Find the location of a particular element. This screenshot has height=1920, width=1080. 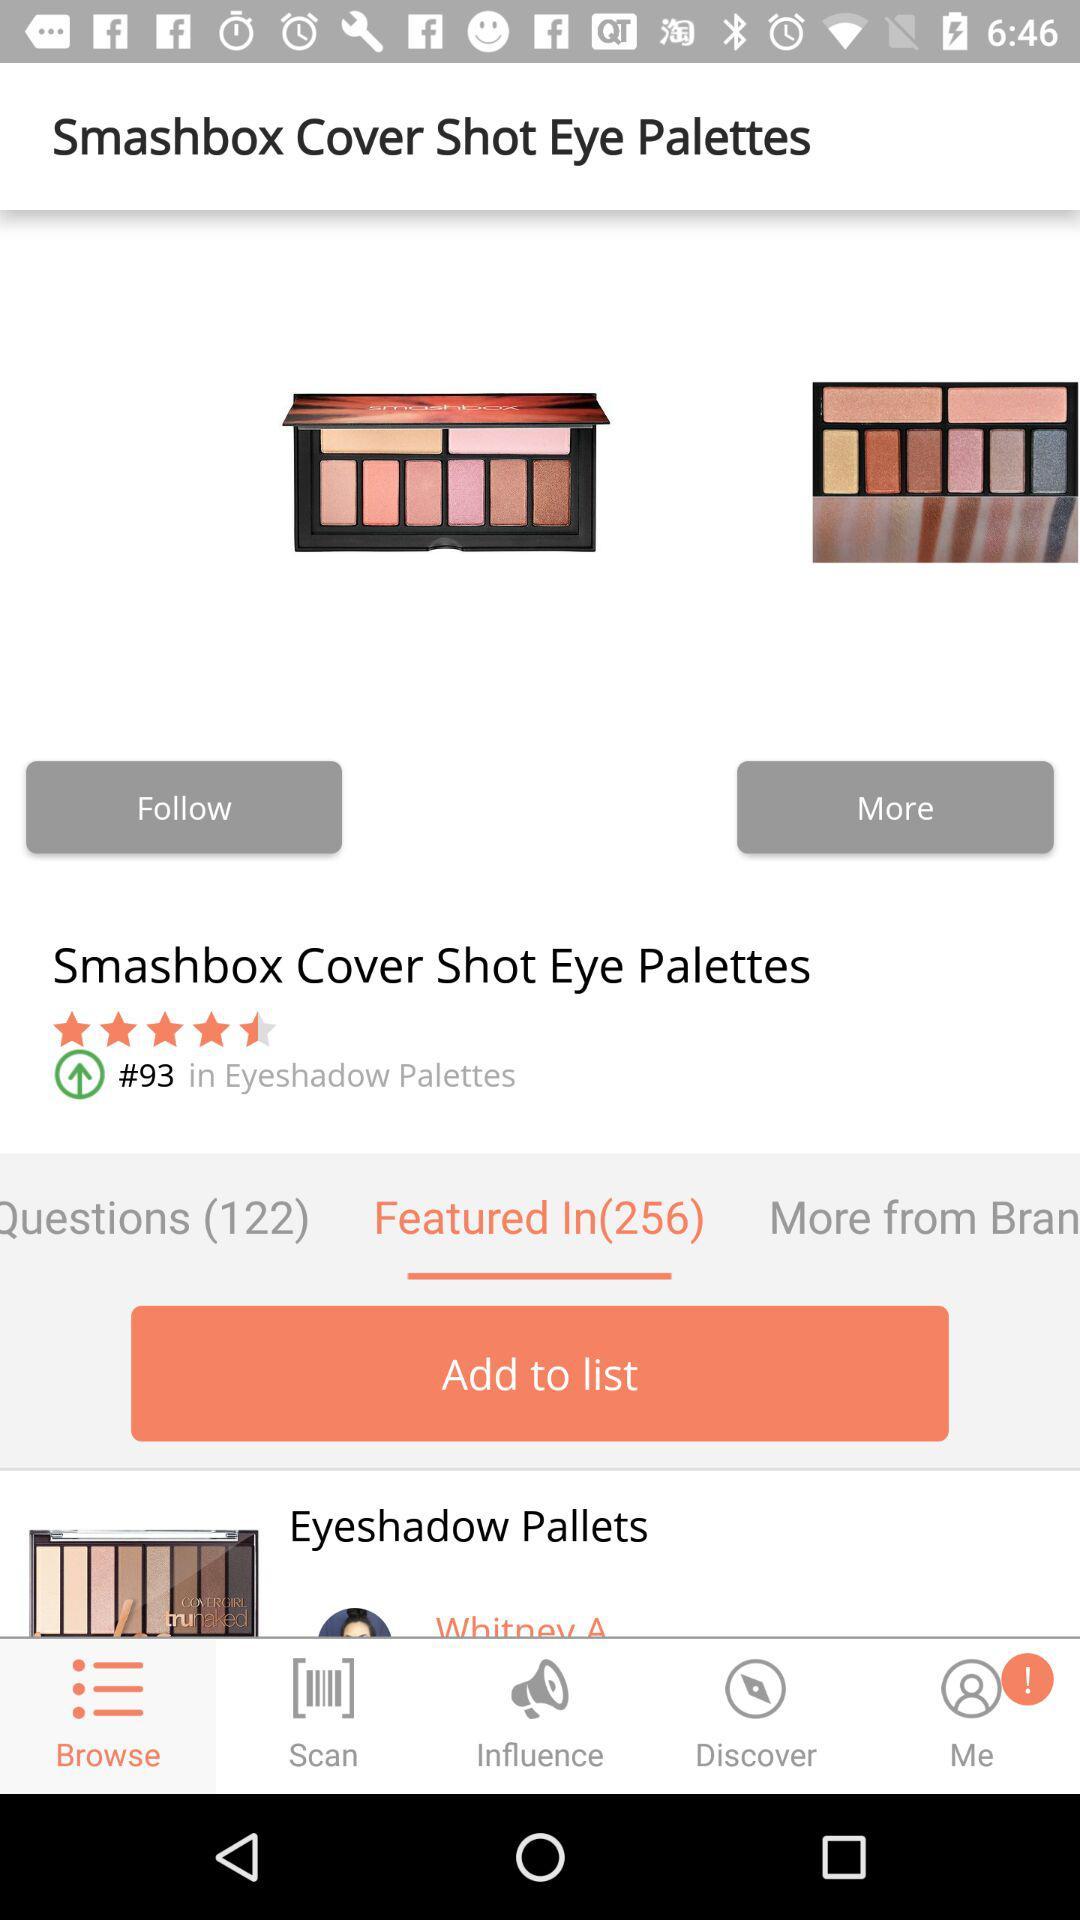

questions (122) icon is located at coordinates (169, 1215).